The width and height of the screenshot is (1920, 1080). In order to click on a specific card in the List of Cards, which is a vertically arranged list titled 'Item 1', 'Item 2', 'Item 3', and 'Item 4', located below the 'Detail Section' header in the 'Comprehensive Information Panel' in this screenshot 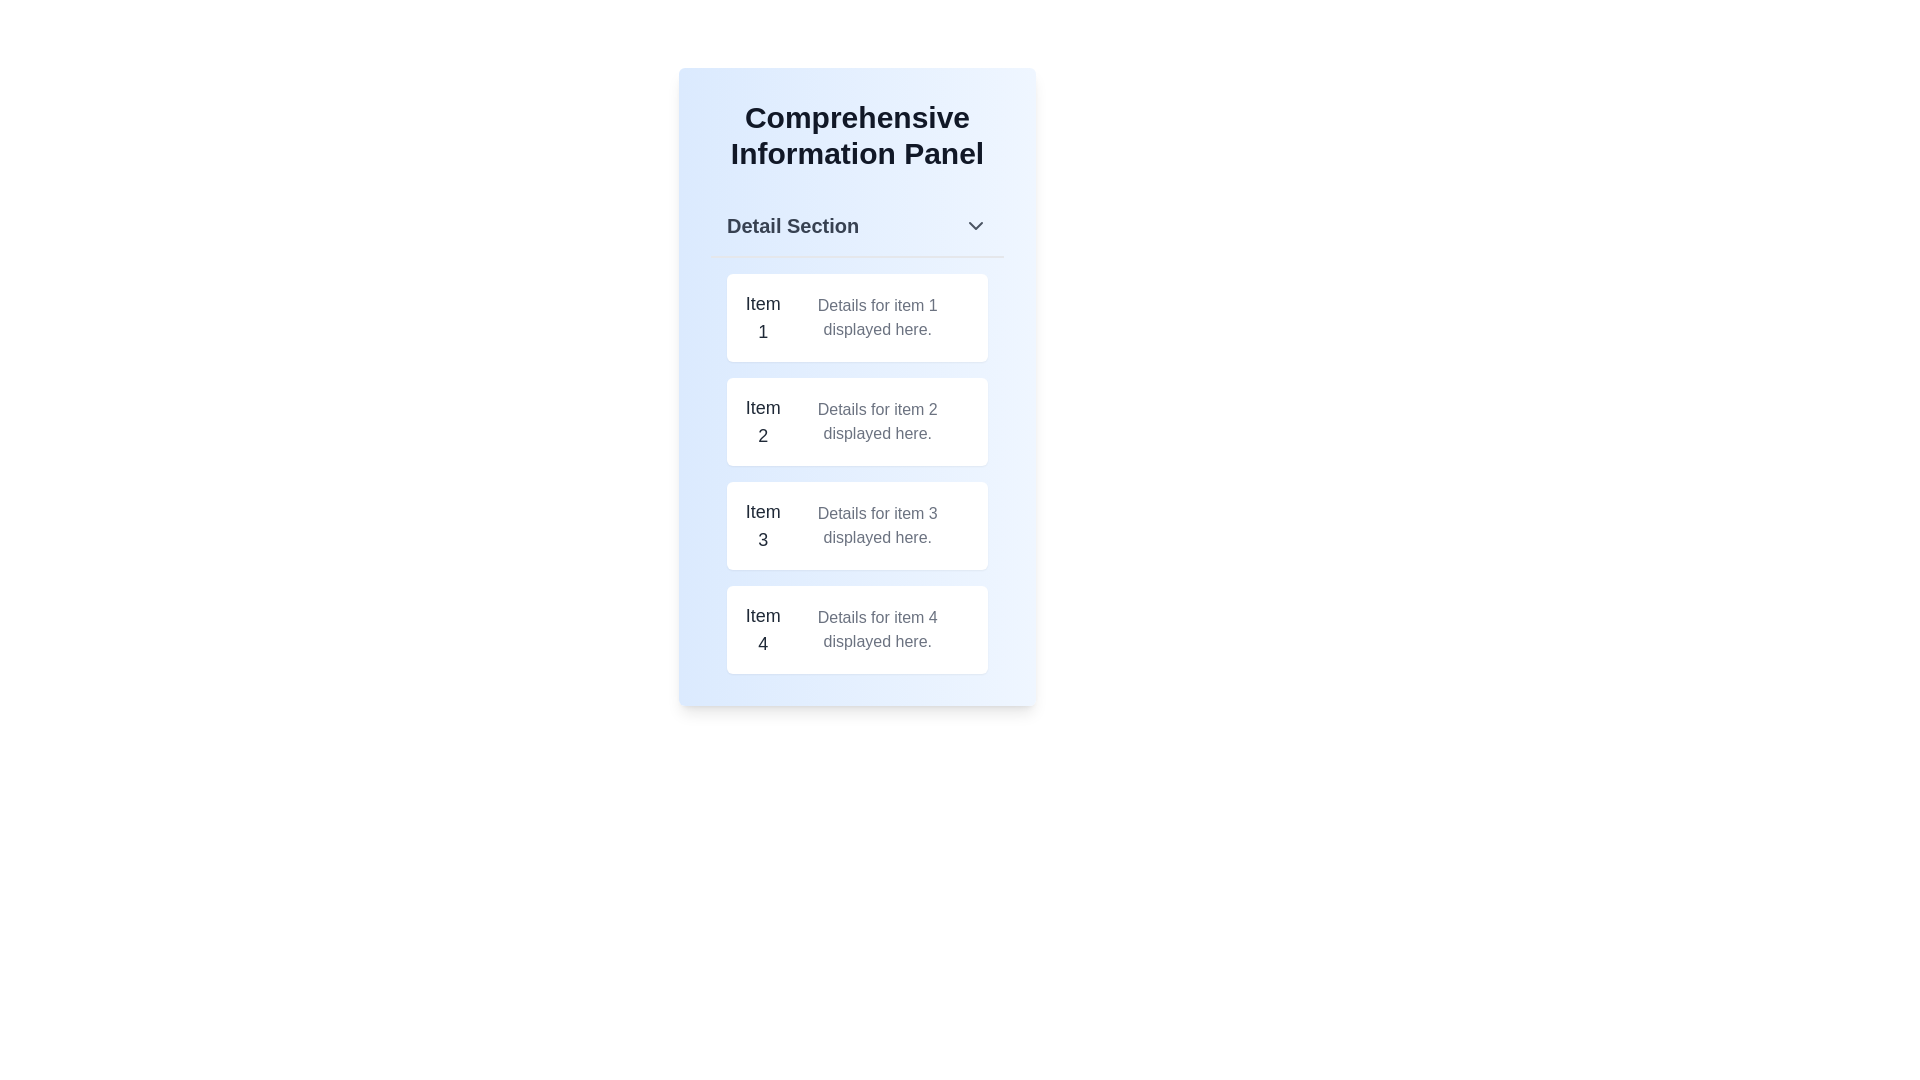, I will do `click(857, 434)`.